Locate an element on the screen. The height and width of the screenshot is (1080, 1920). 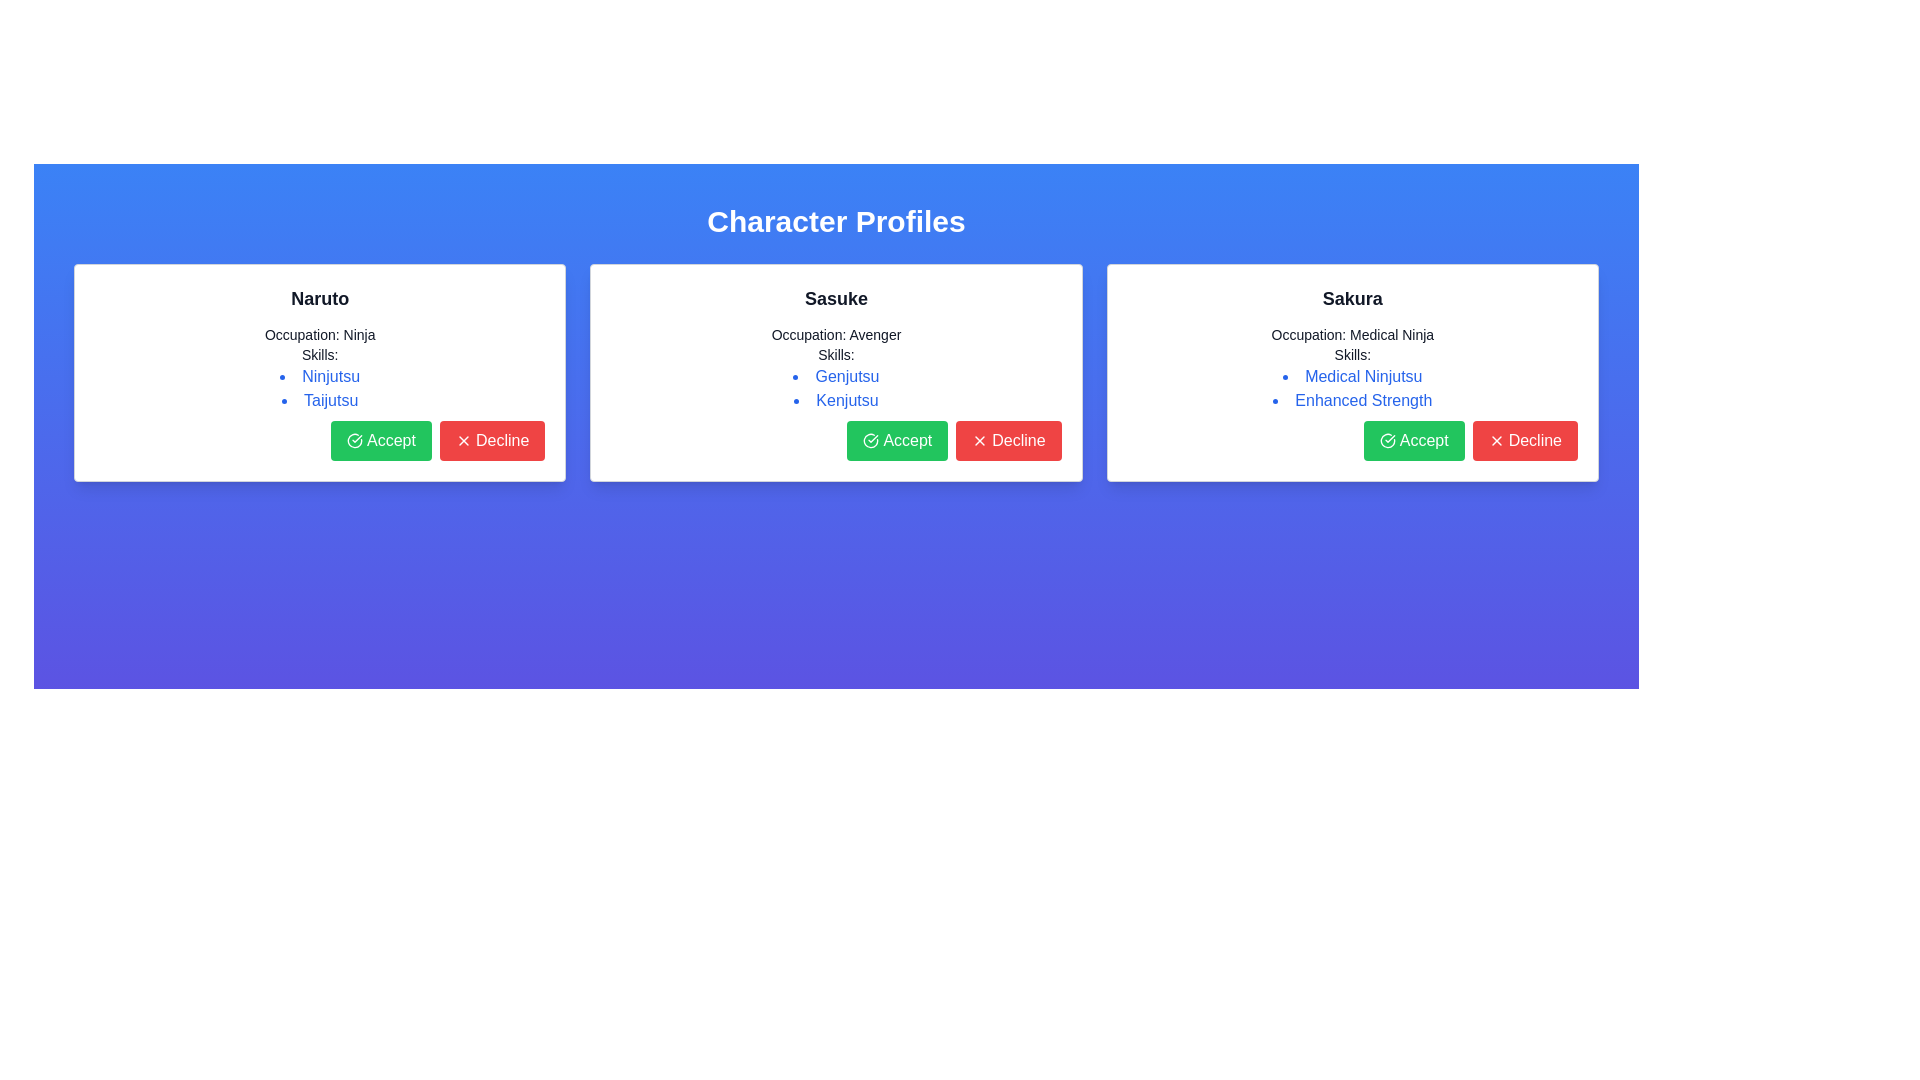
the static text element reading 'Occupation: Ninja' located in the leftmost profile card, positioned directly below the character name 'Naruto' is located at coordinates (320, 334).